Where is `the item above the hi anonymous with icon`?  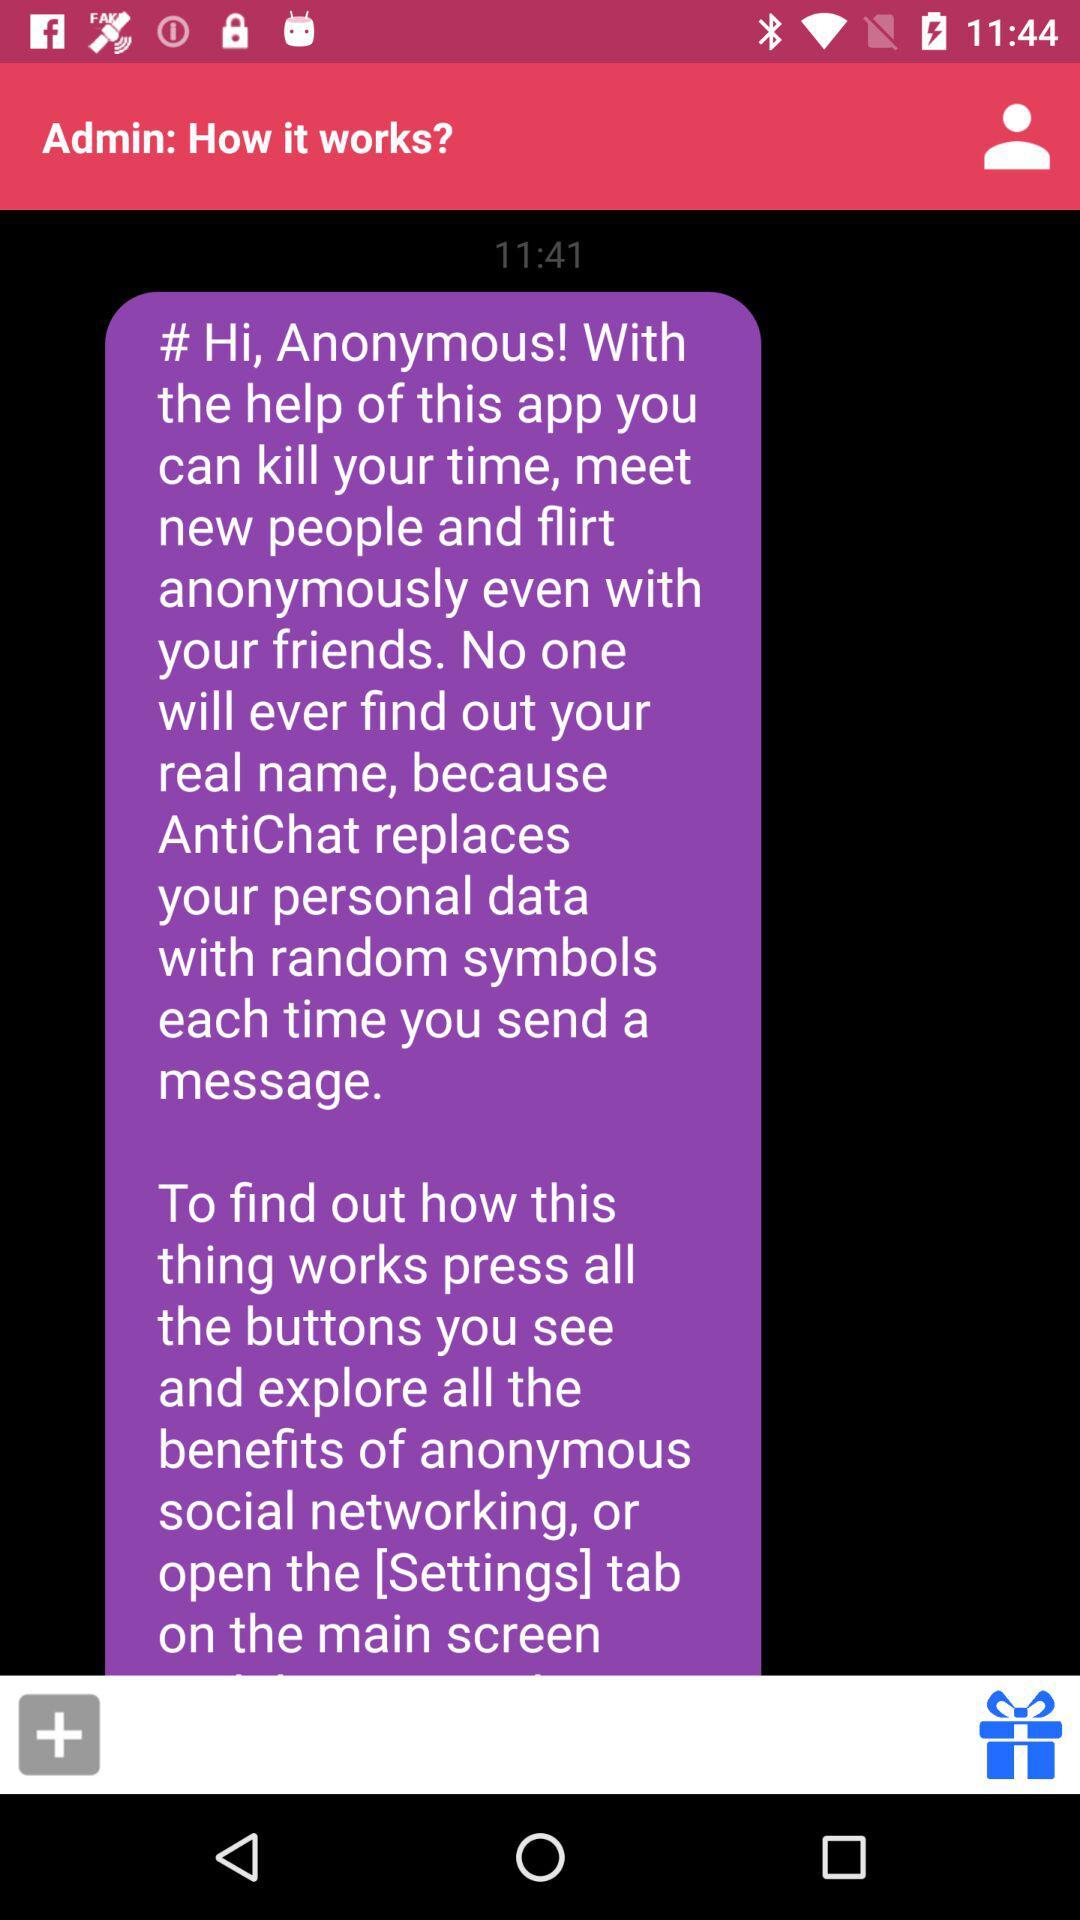
the item above the hi anonymous with icon is located at coordinates (540, 252).